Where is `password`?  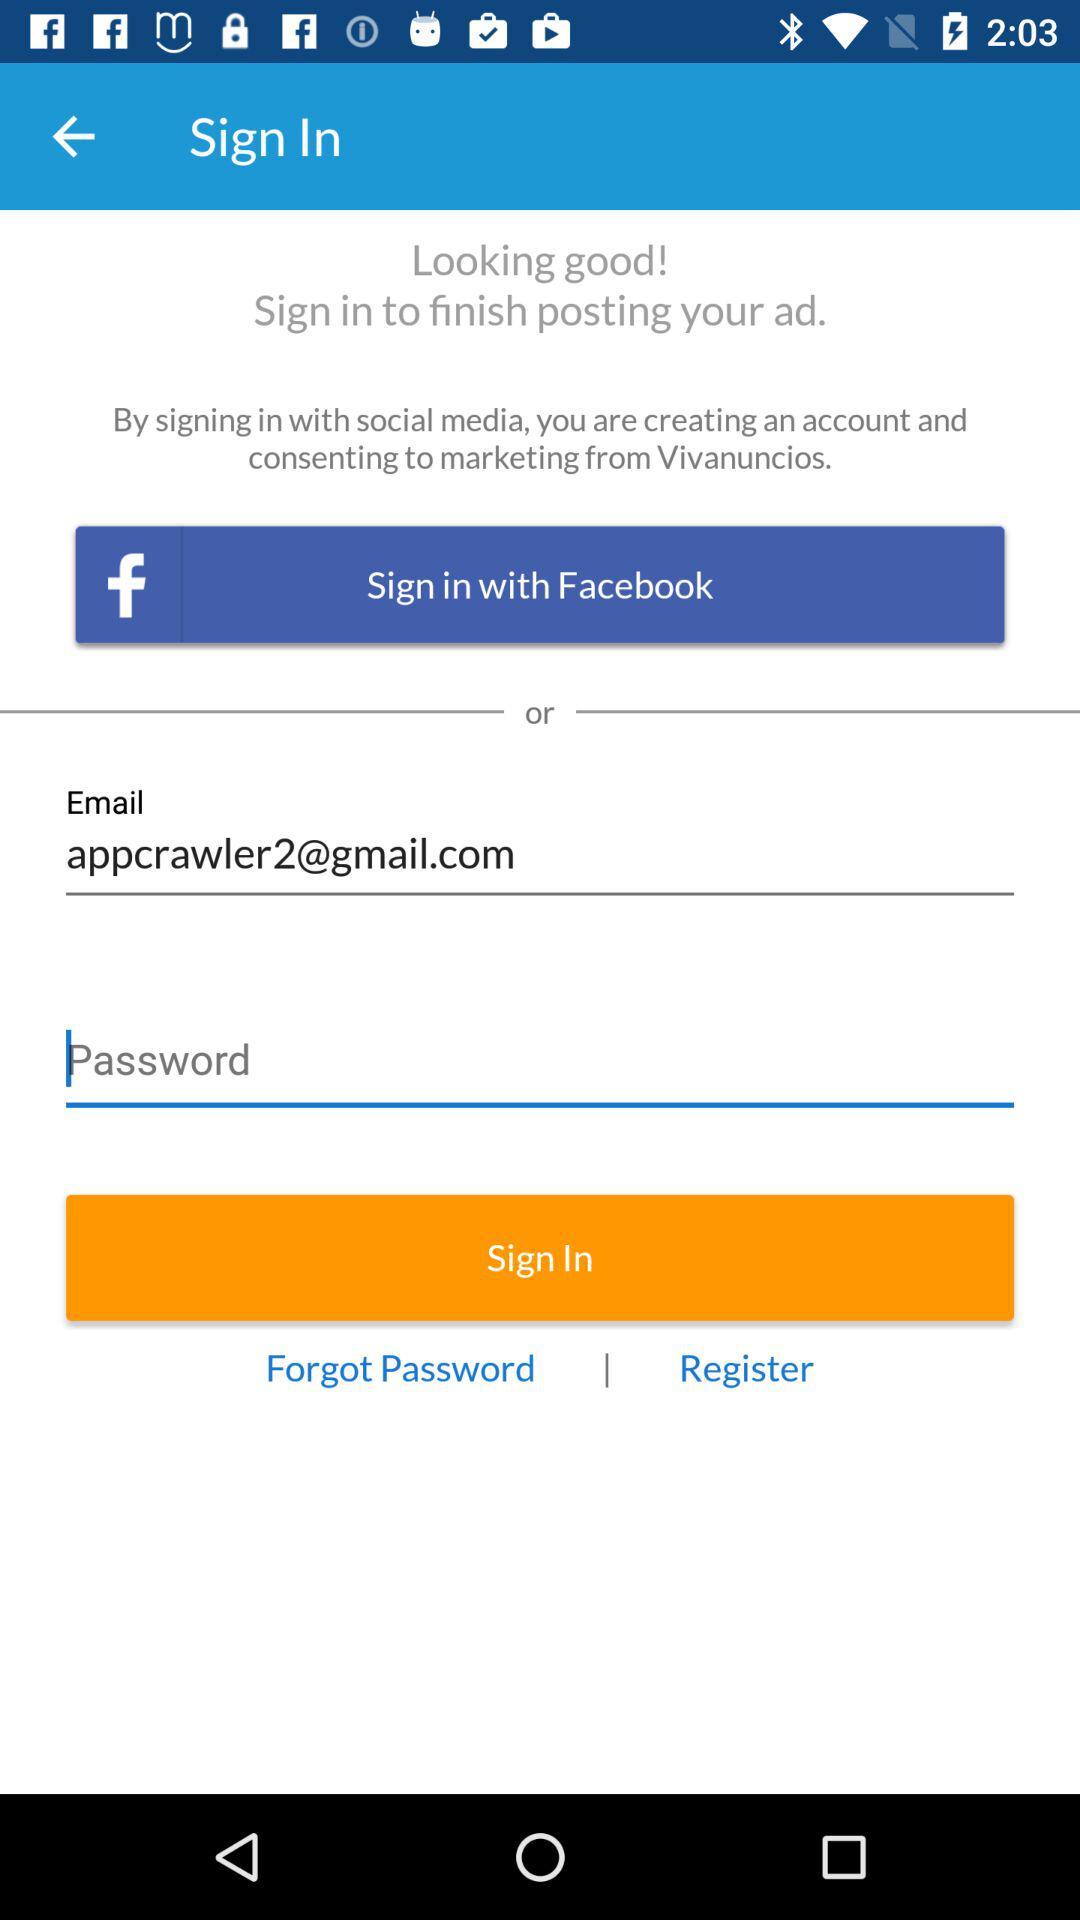 password is located at coordinates (540, 1049).